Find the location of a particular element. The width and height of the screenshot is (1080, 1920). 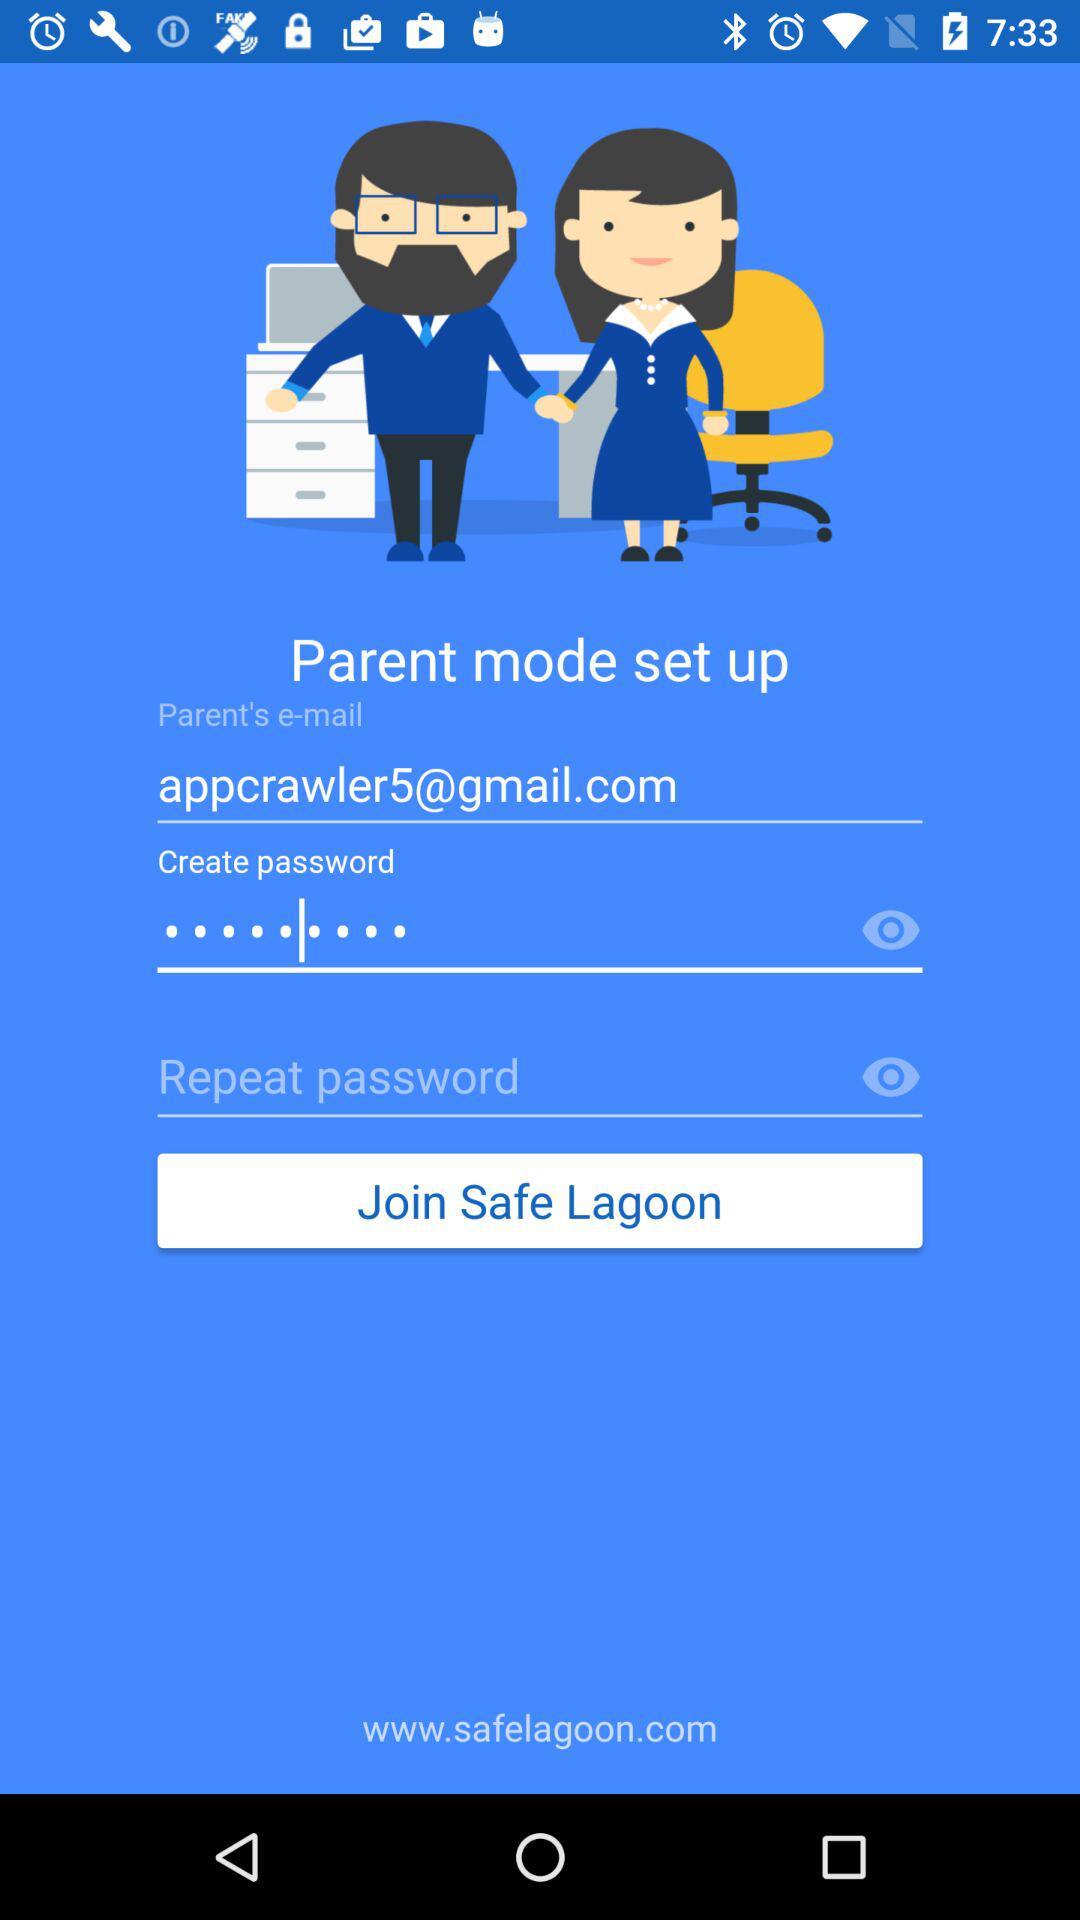

the visibility icon is located at coordinates (890, 930).